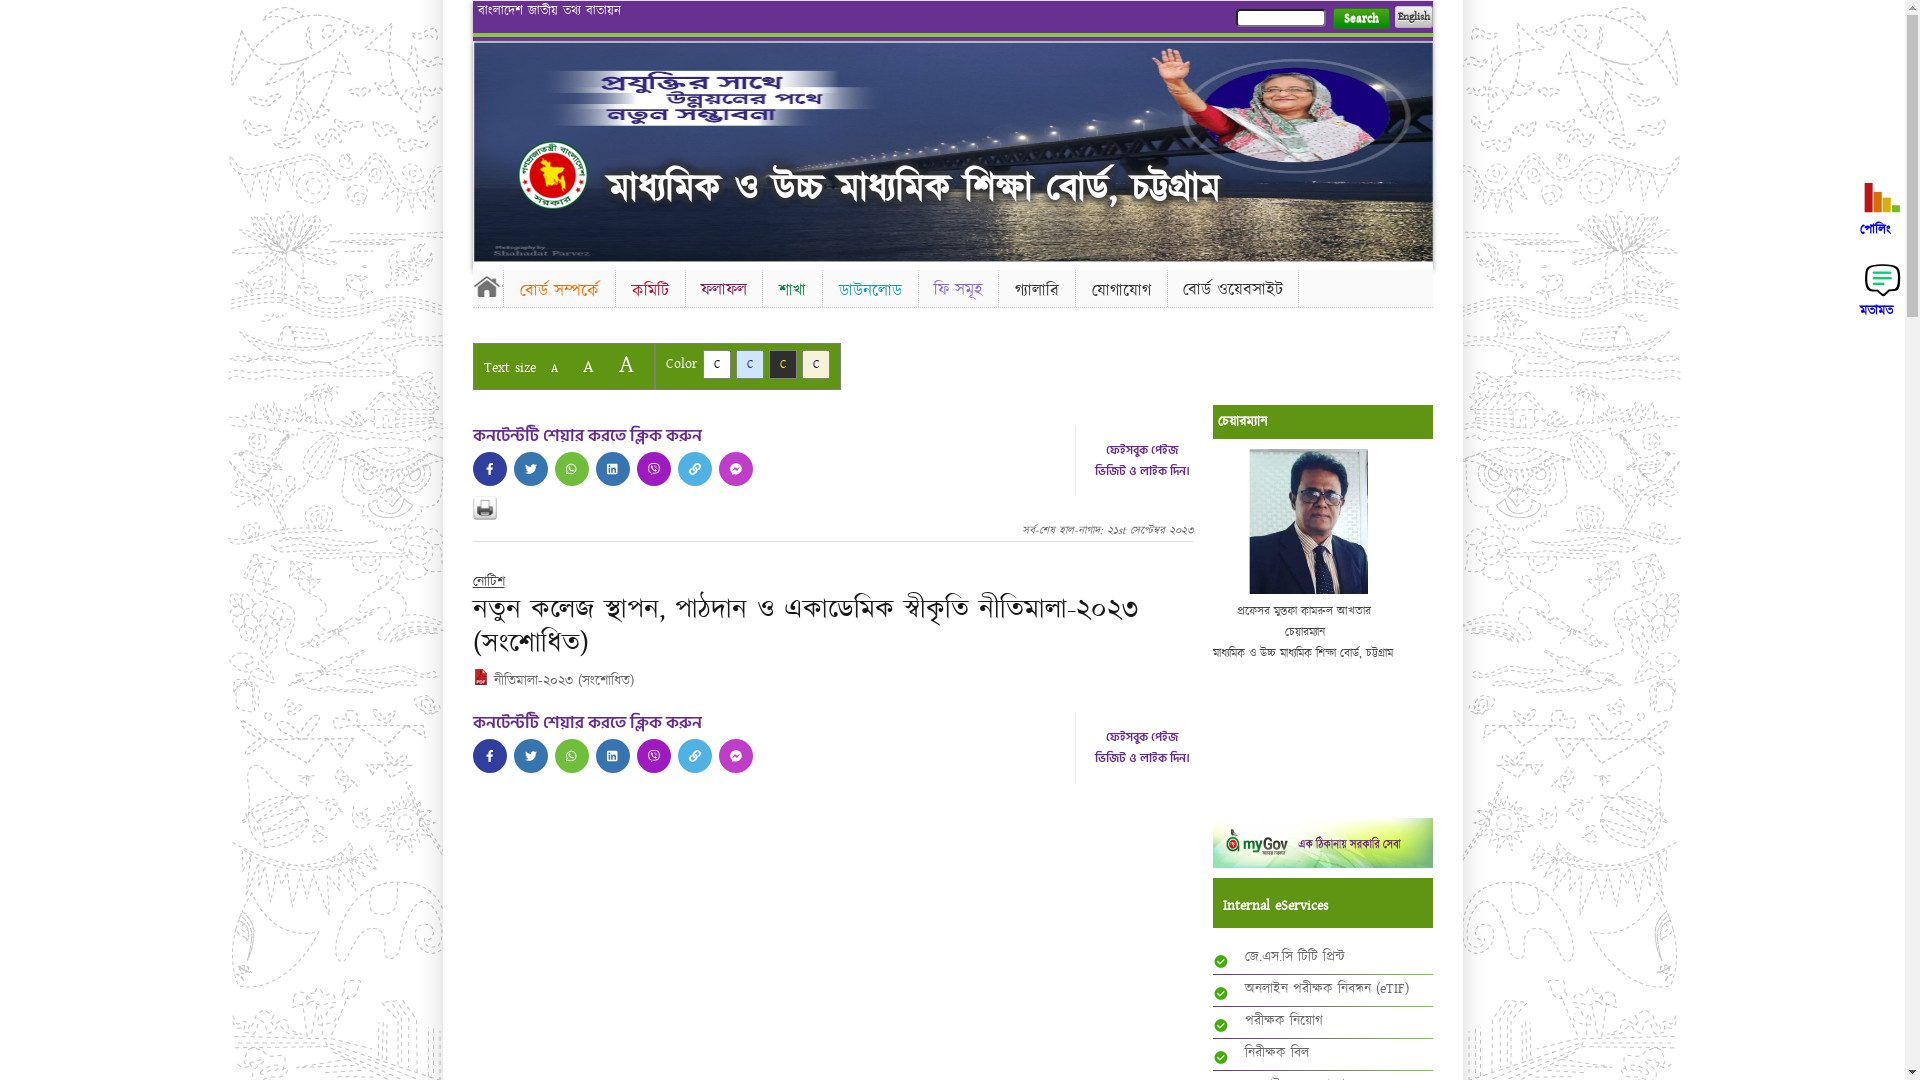 The image size is (1920, 1080). What do you see at coordinates (1392, 16) in the screenshot?
I see `'English'` at bounding box center [1392, 16].